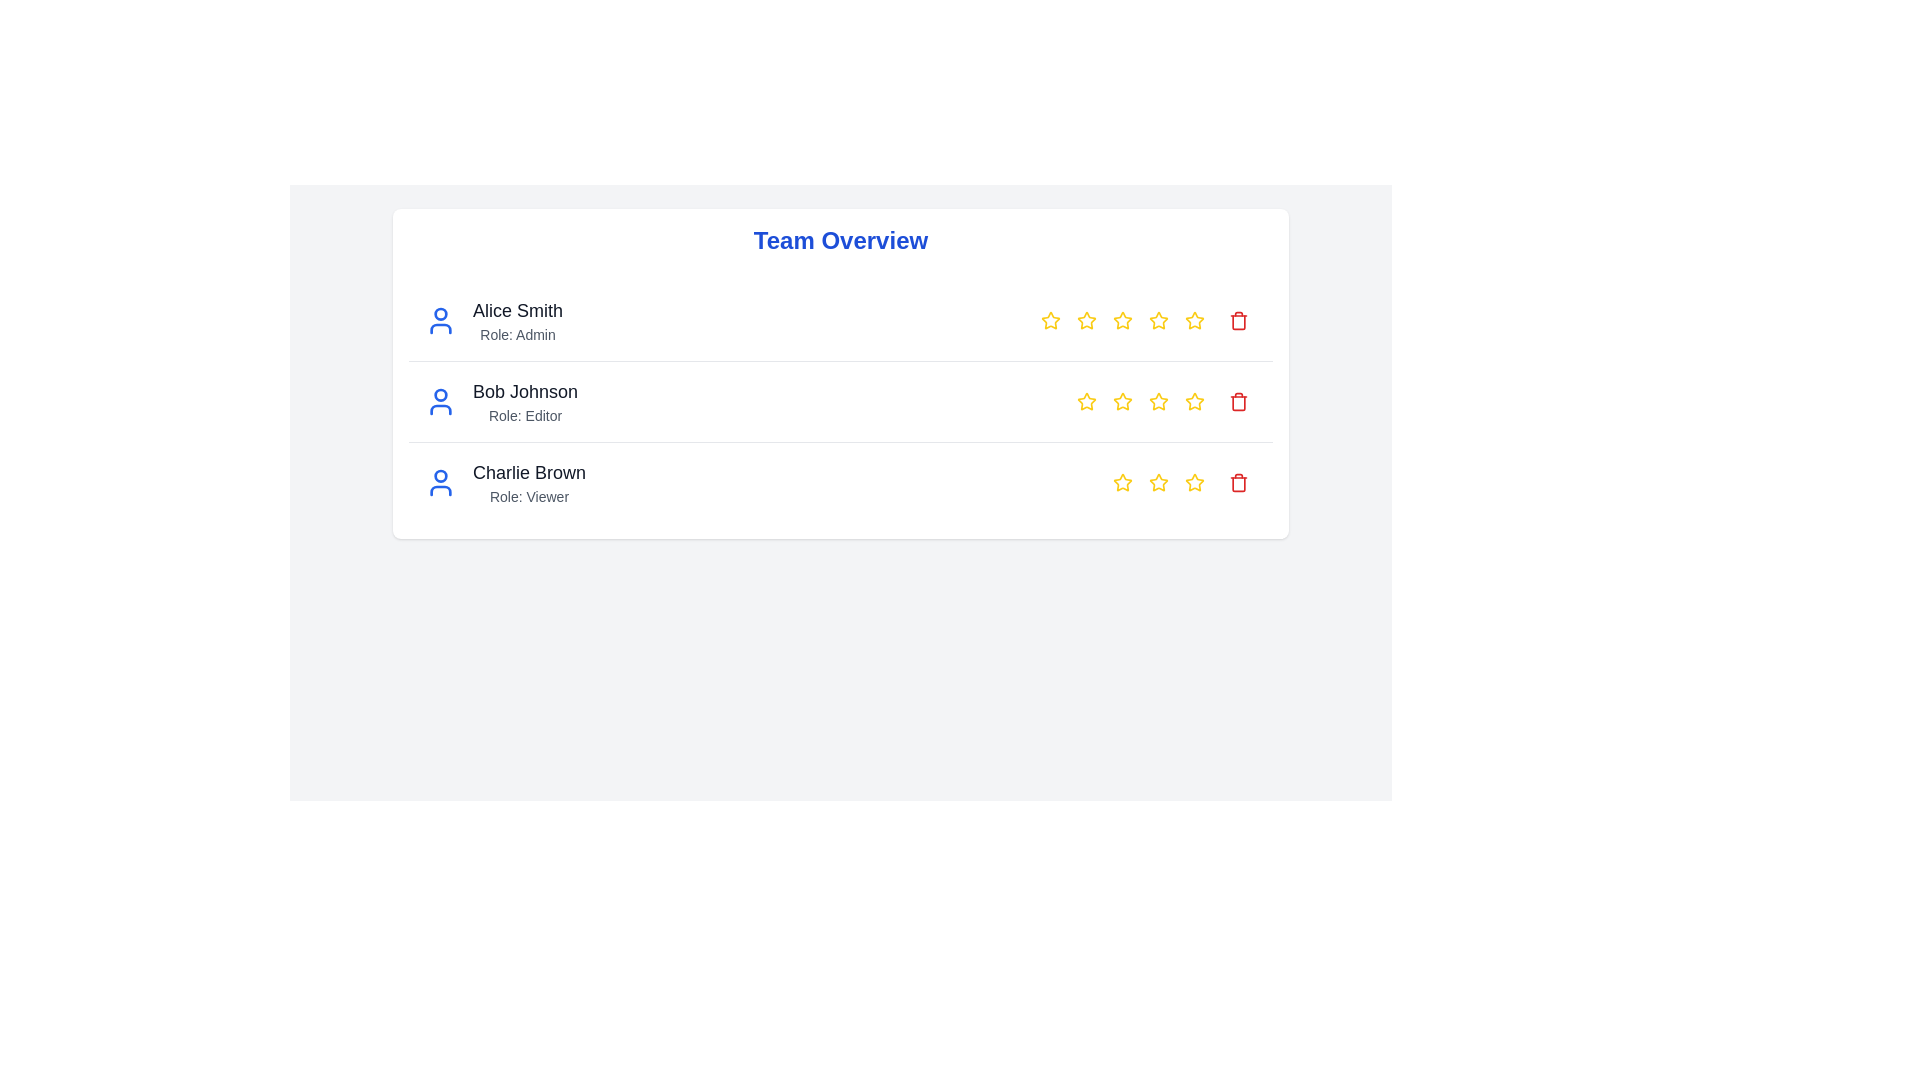  Describe the element at coordinates (525, 401) in the screenshot. I see `the text block displaying the name and role of a team member located in the second row of the 'Team Overview' section, which is positioned between 'Alice Smith' and 'Charlie Brown'` at that location.